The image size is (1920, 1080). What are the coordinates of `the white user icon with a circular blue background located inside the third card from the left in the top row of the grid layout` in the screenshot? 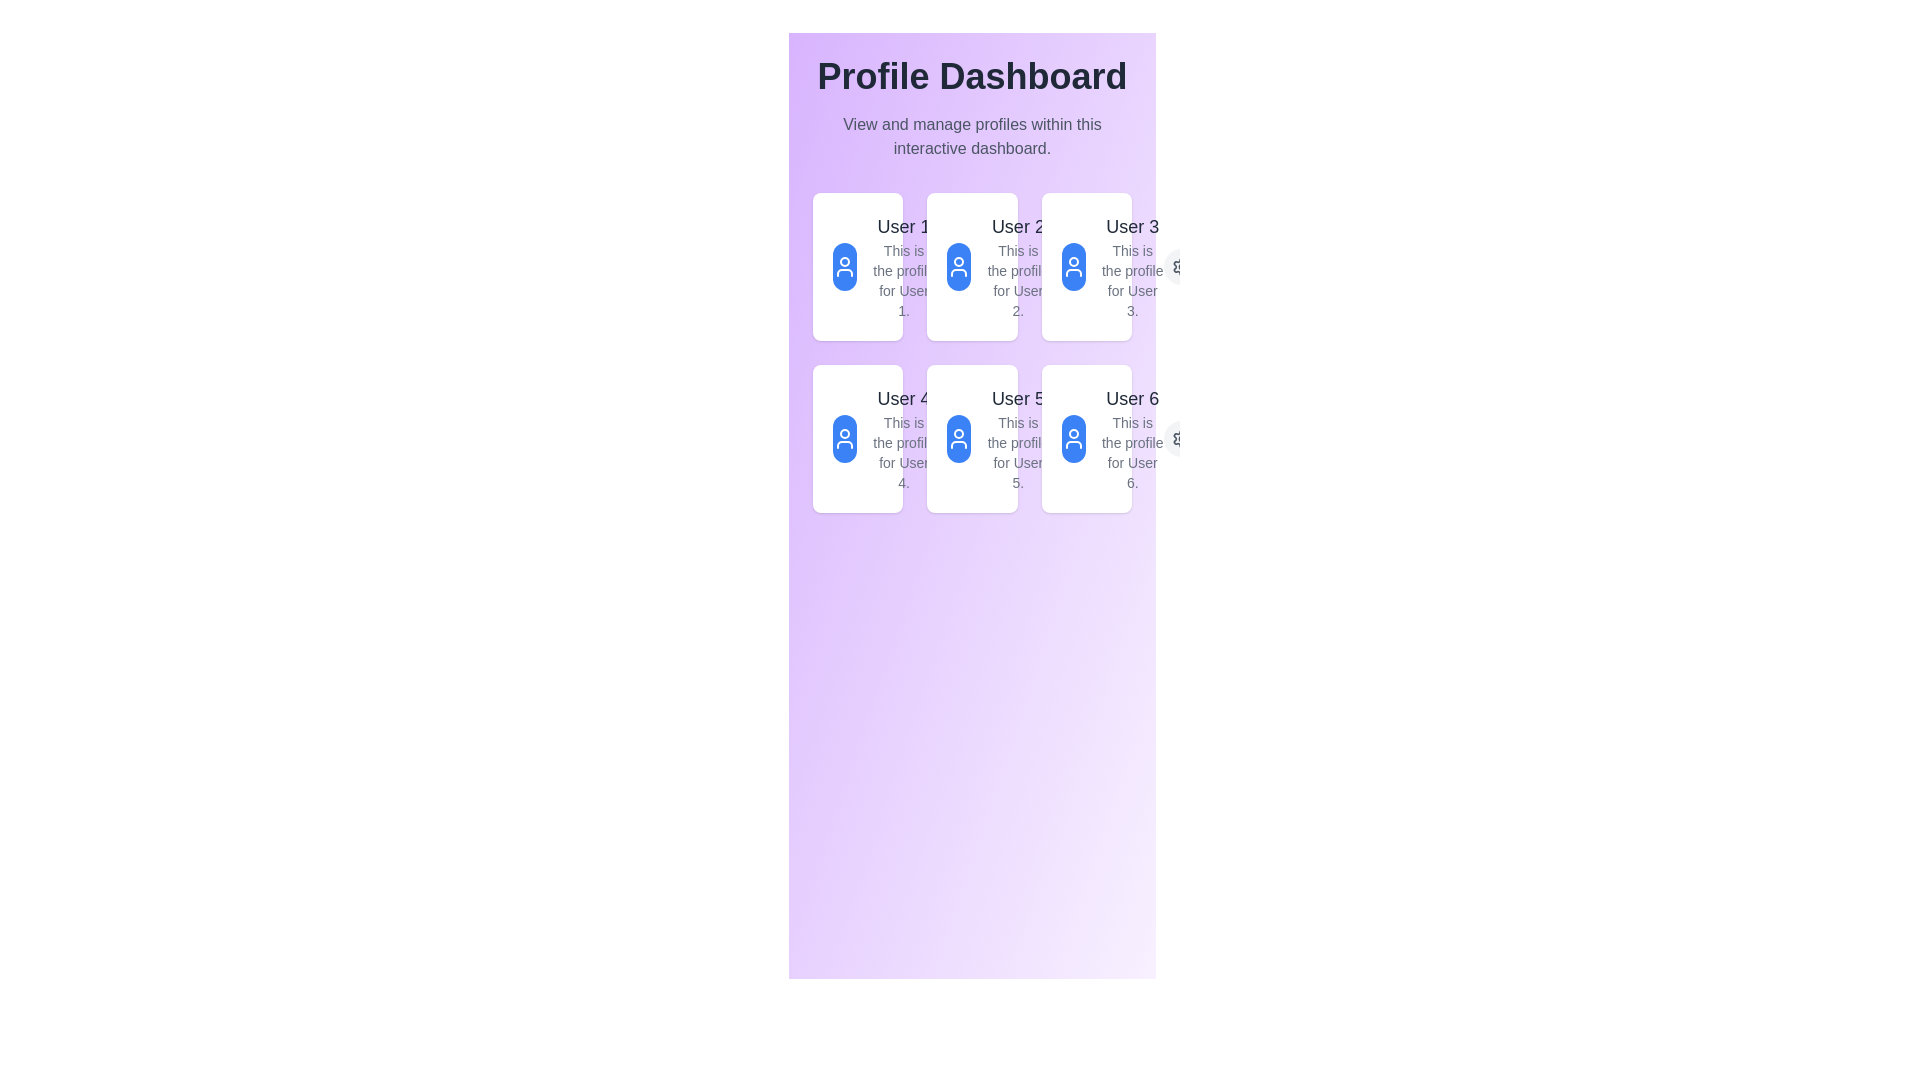 It's located at (1072, 265).